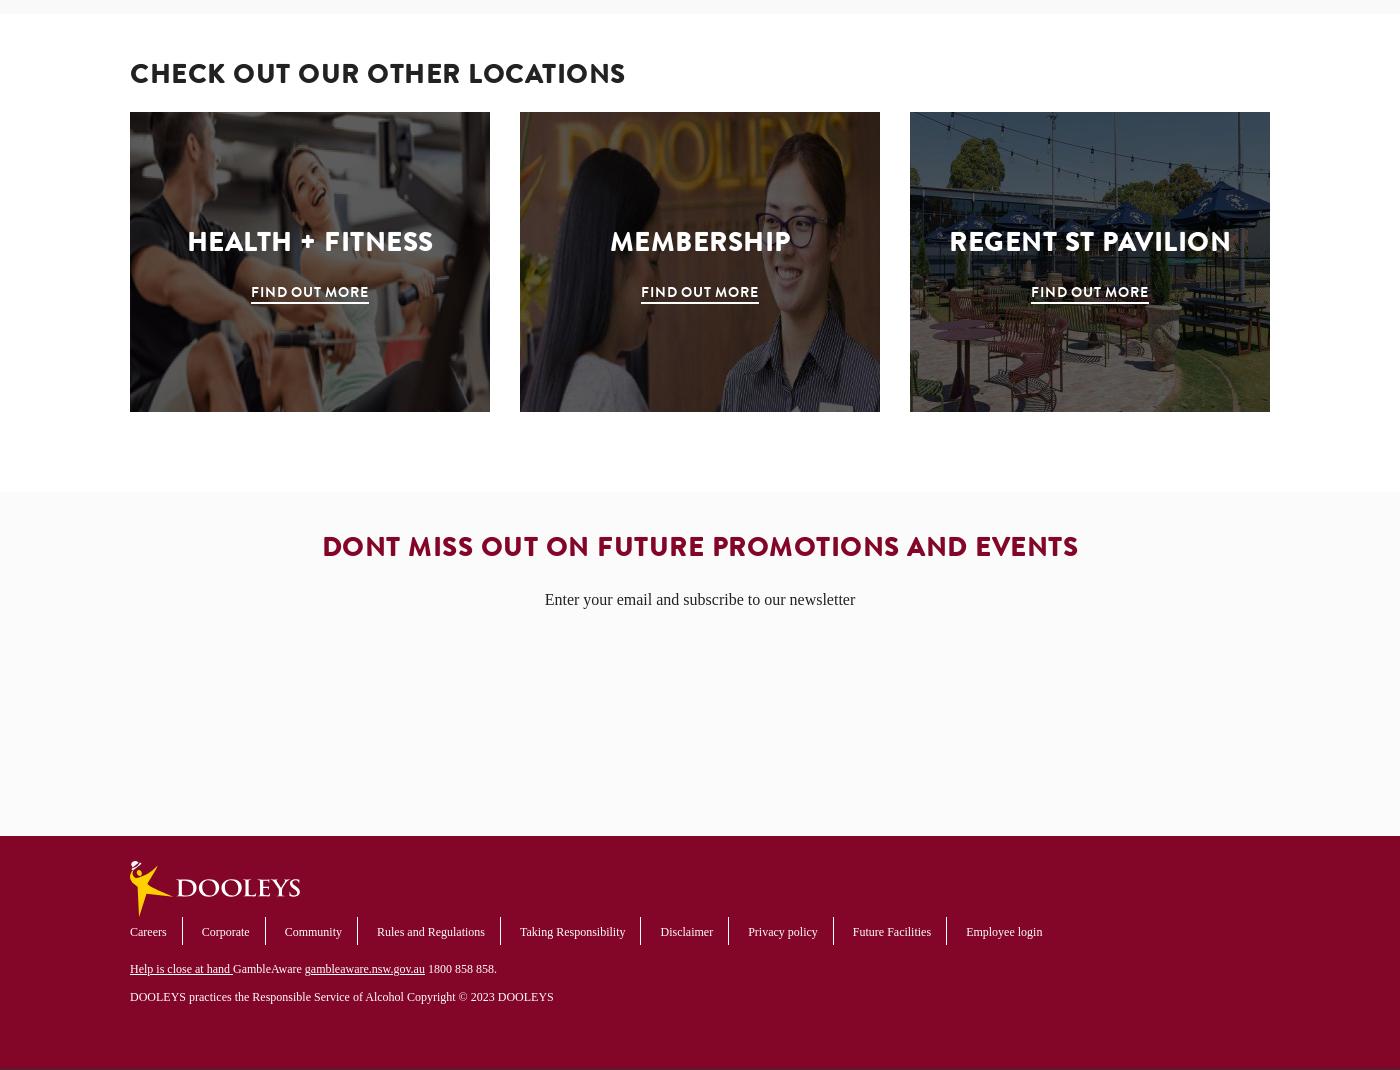 The image size is (1400, 1070). What do you see at coordinates (267, 967) in the screenshot?
I see `'GambleAware'` at bounding box center [267, 967].